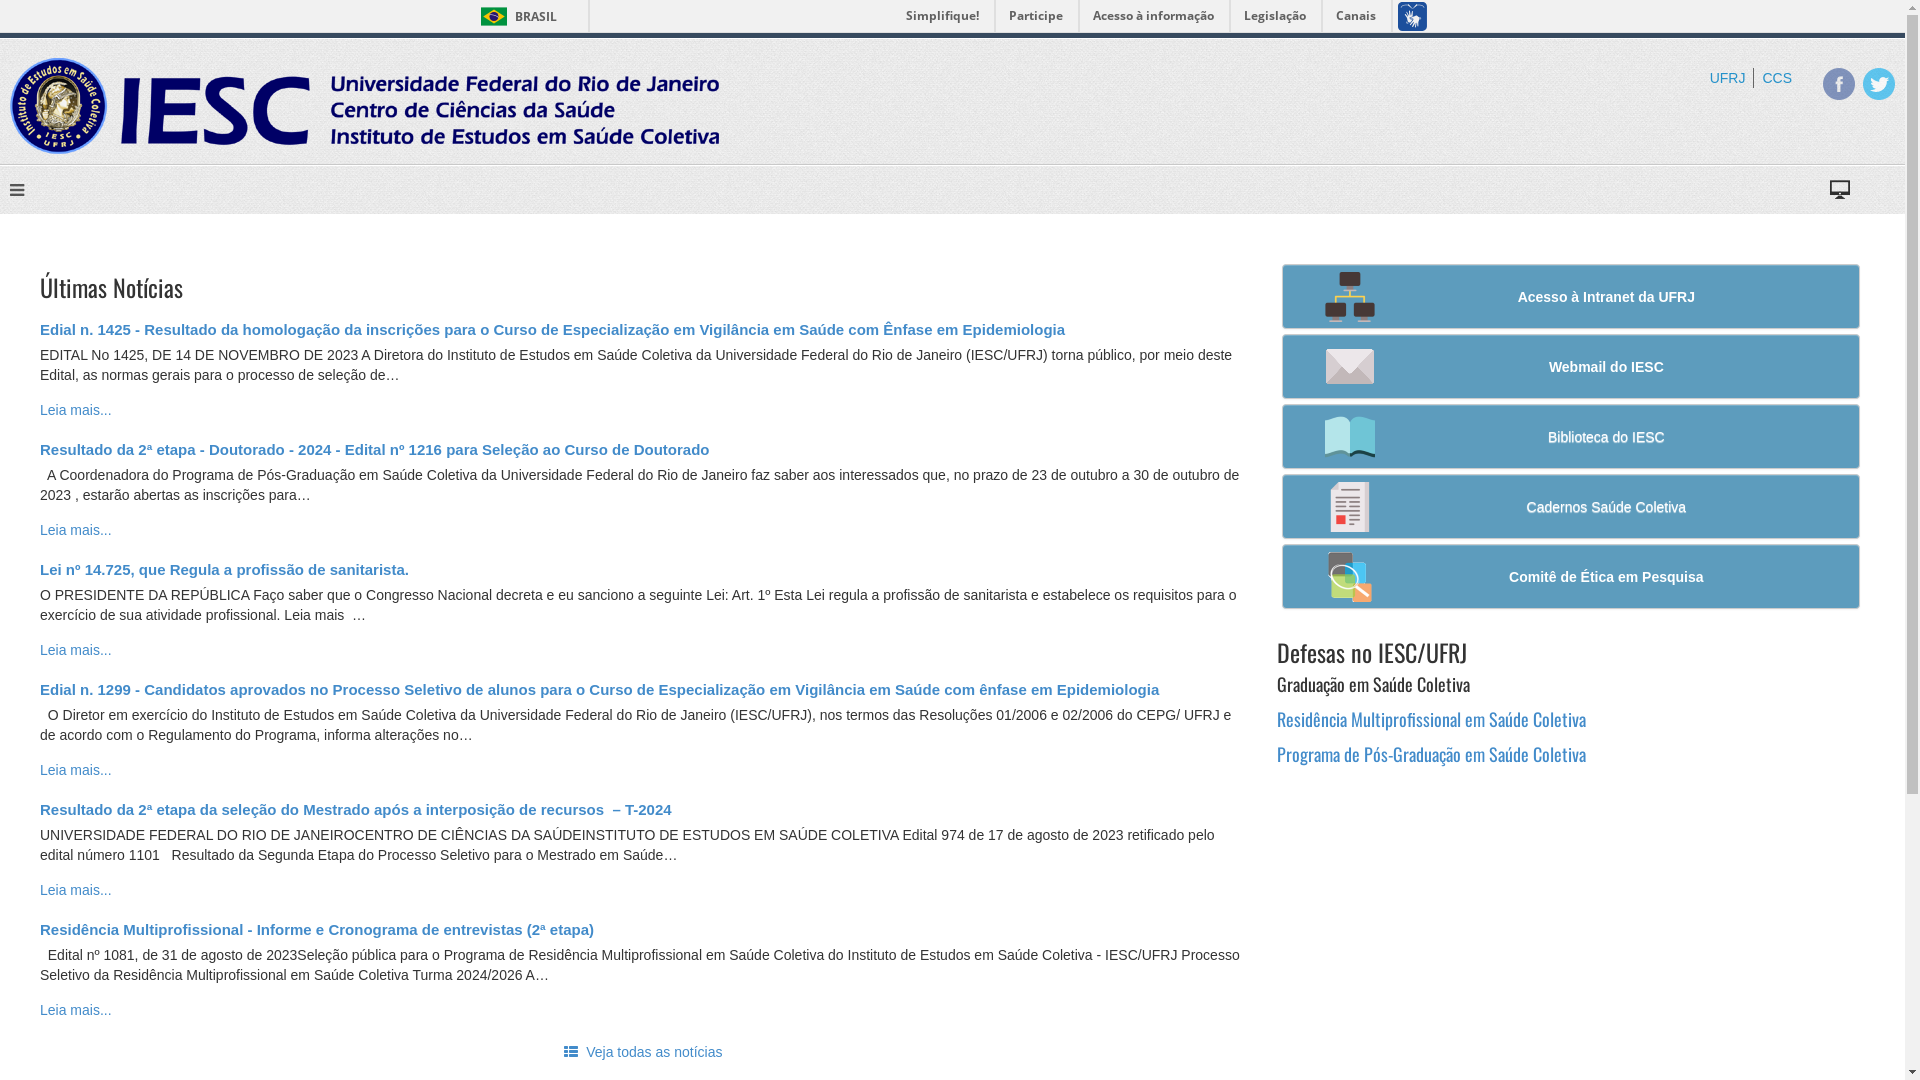 Image resolution: width=1920 pixels, height=1080 pixels. I want to click on 'CCS', so click(1776, 76).